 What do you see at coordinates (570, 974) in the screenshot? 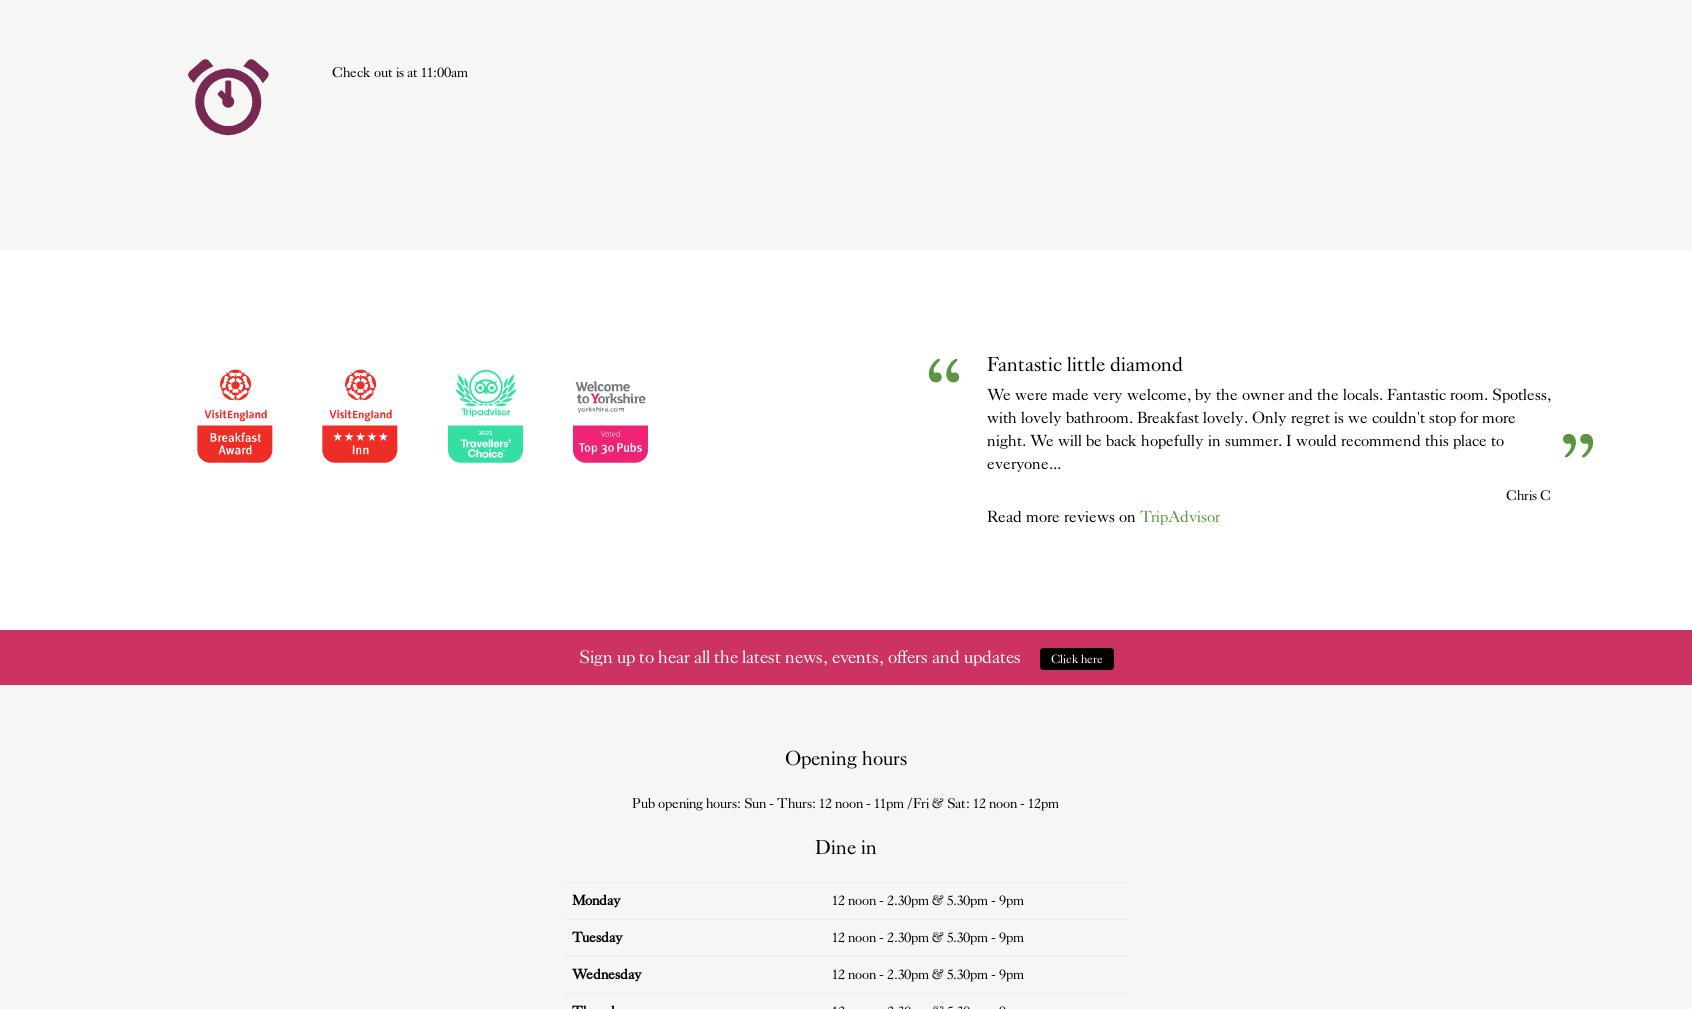
I see `'Wed'` at bounding box center [570, 974].